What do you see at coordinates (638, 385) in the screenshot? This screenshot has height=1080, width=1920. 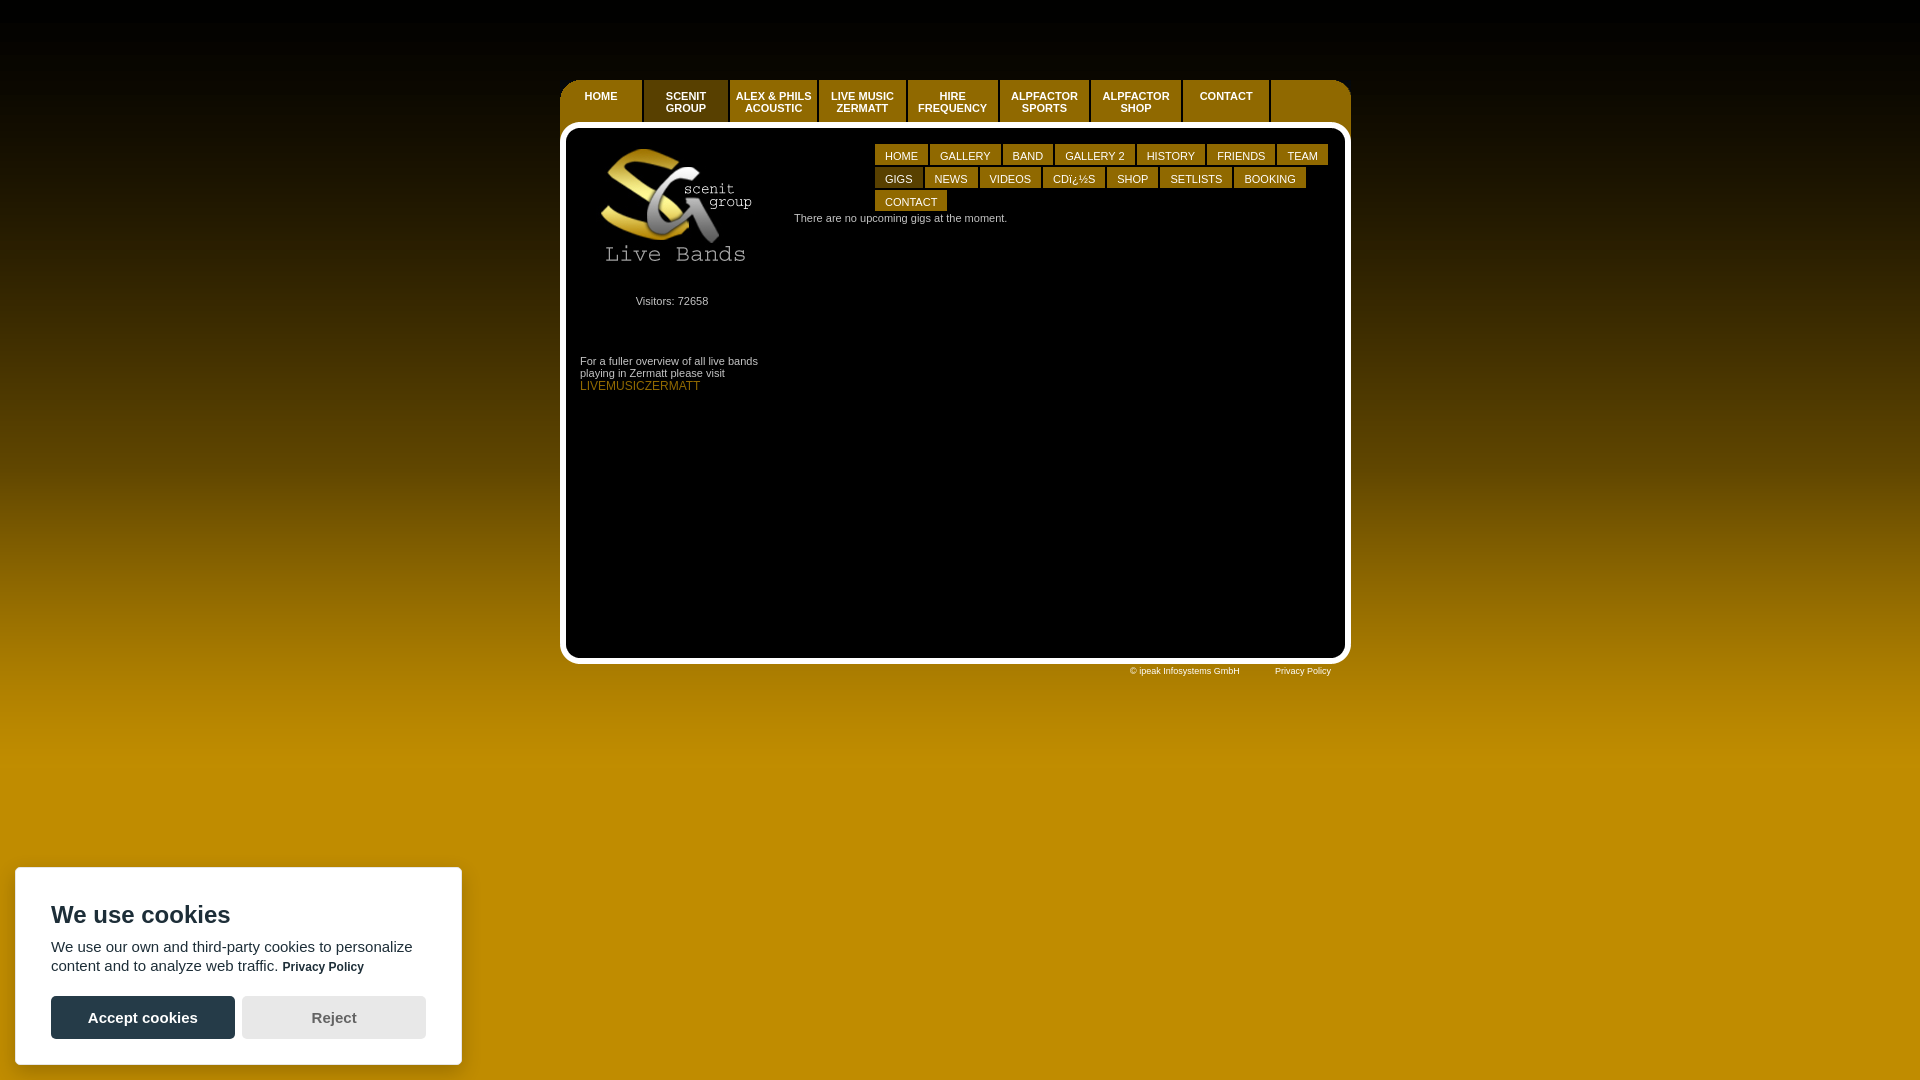 I see `'LIVEMUSICZERMATT'` at bounding box center [638, 385].